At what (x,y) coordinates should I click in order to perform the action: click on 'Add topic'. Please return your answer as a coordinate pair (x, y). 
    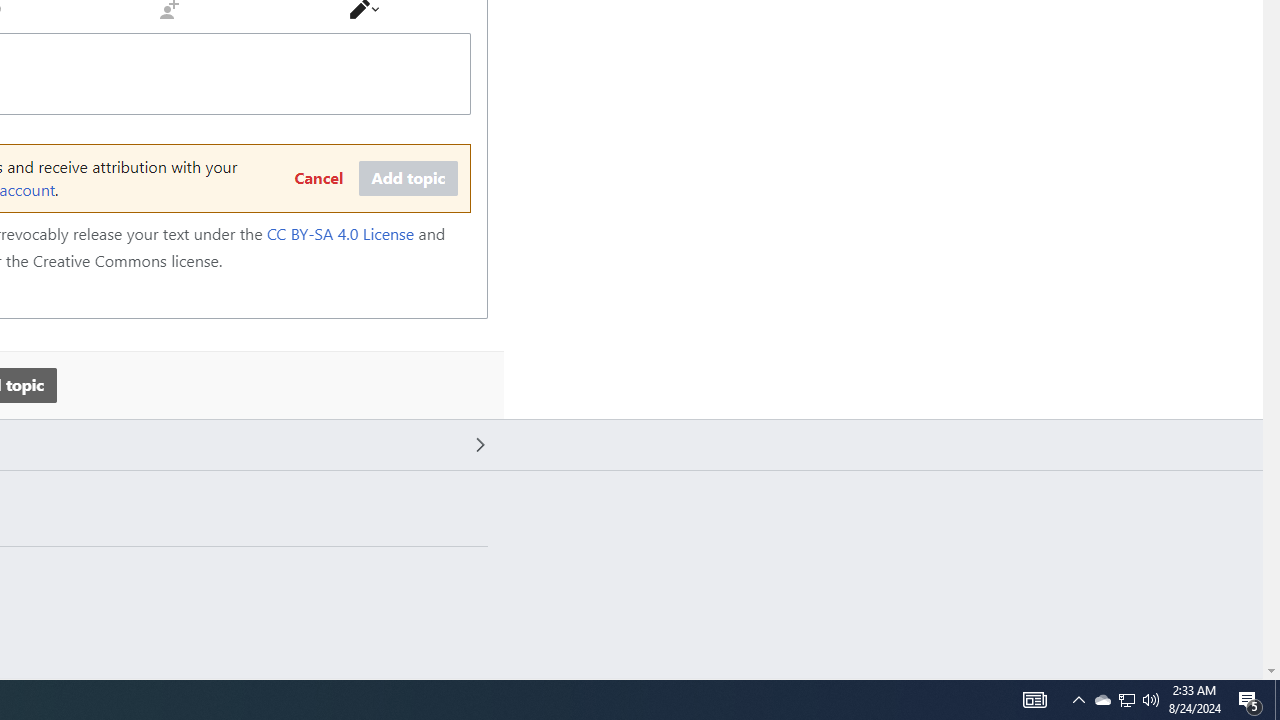
    Looking at the image, I should click on (407, 178).